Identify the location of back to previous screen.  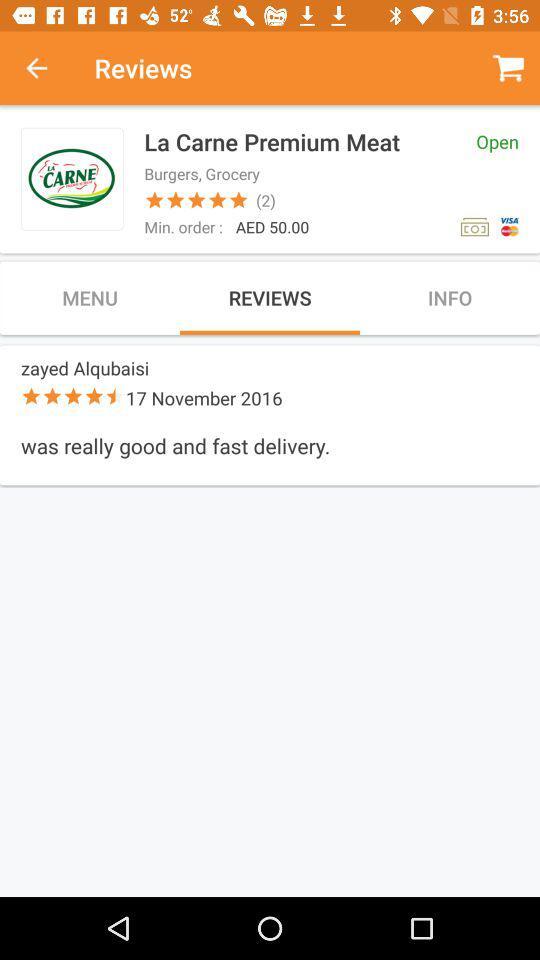
(47, 68).